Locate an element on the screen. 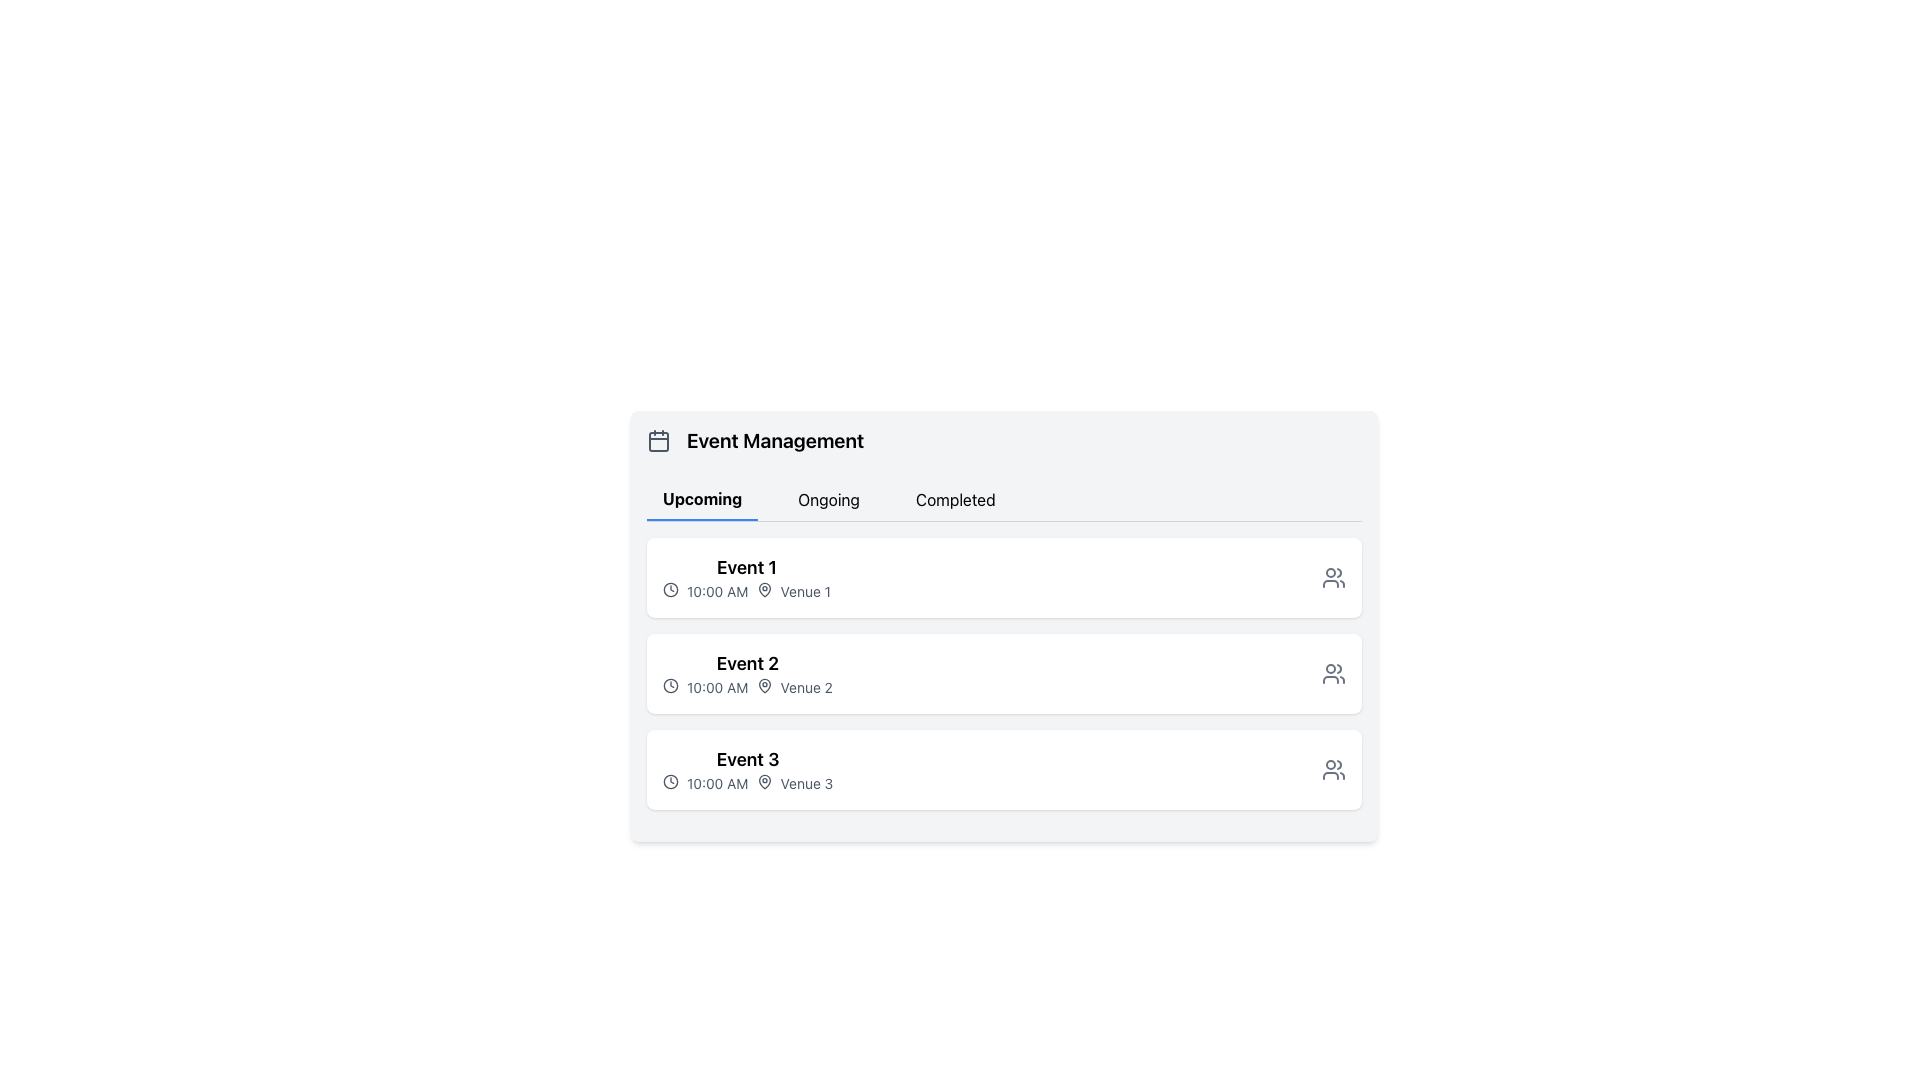  time and location details displayed in the Label element for 'Event 2', which shows '10:00 AM' and 'Venue 2' is located at coordinates (747, 686).